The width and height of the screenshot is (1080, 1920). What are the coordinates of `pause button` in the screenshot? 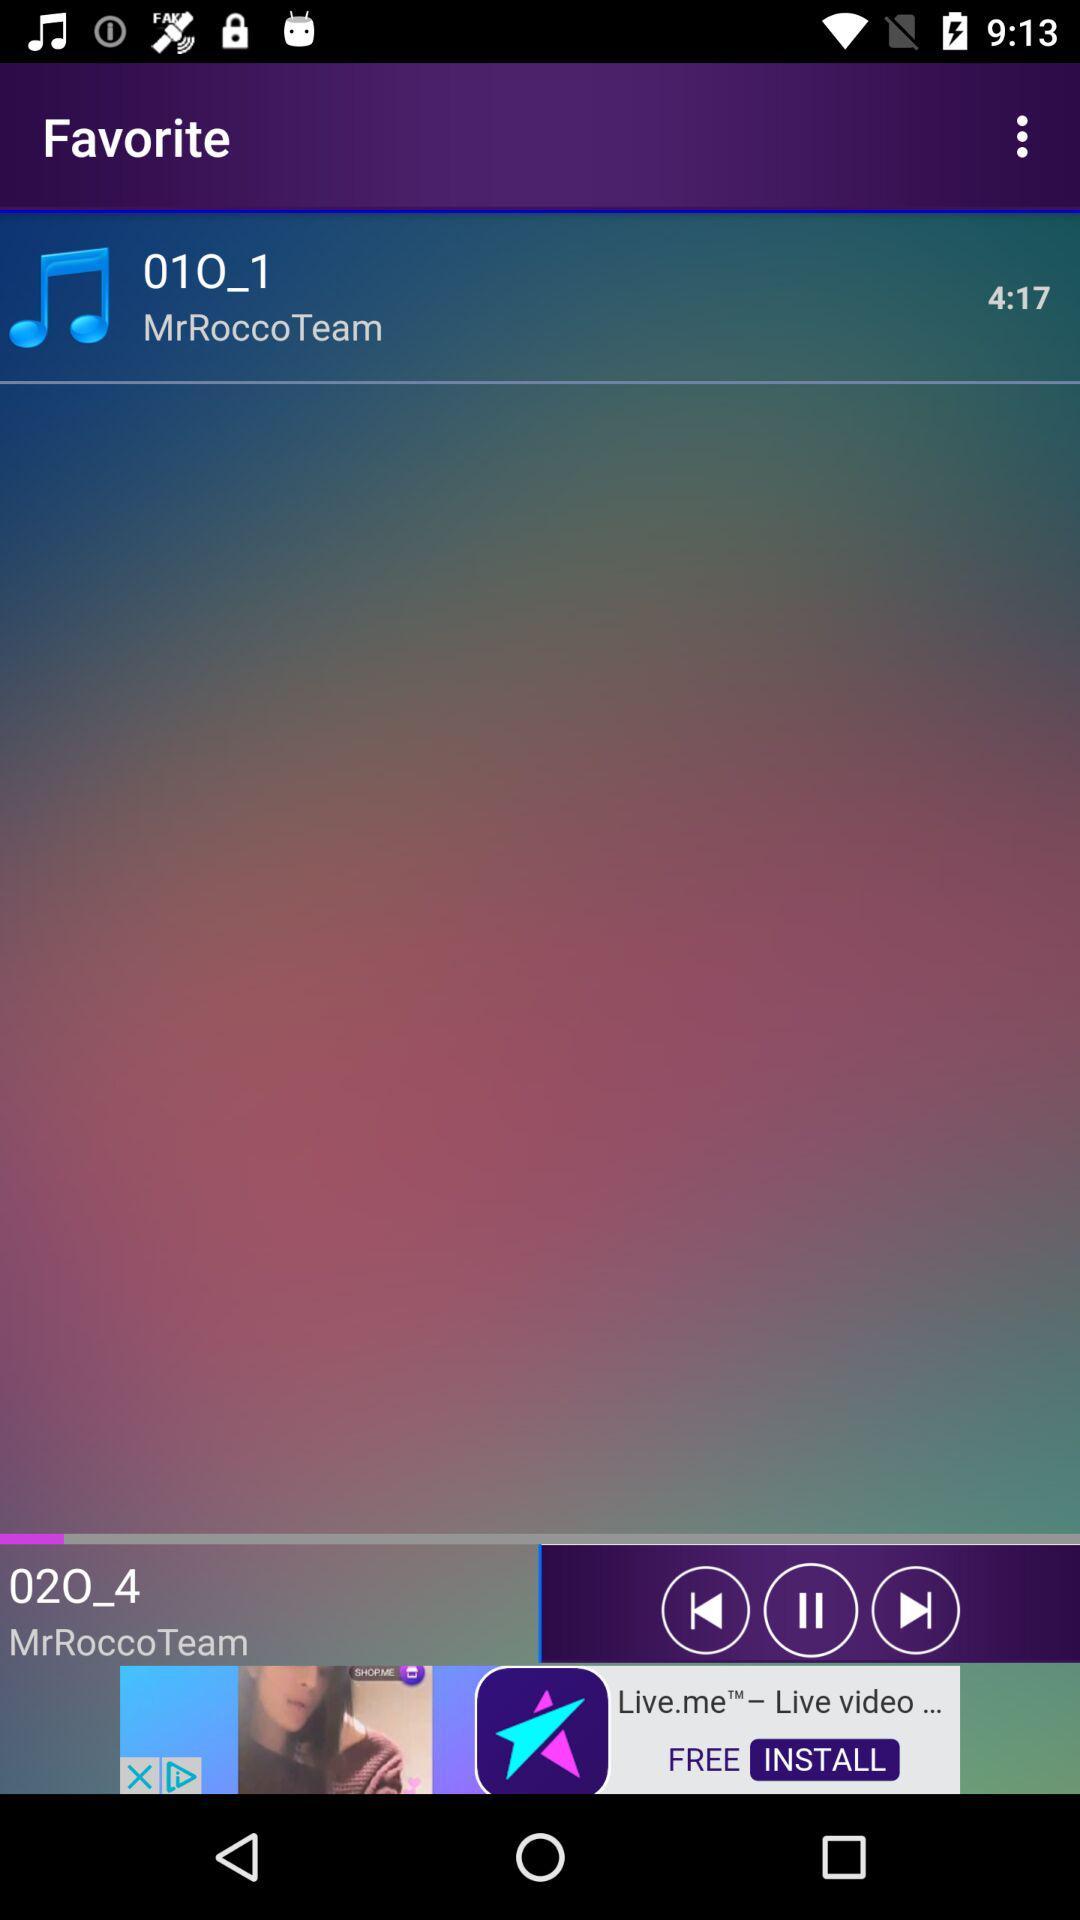 It's located at (810, 1610).